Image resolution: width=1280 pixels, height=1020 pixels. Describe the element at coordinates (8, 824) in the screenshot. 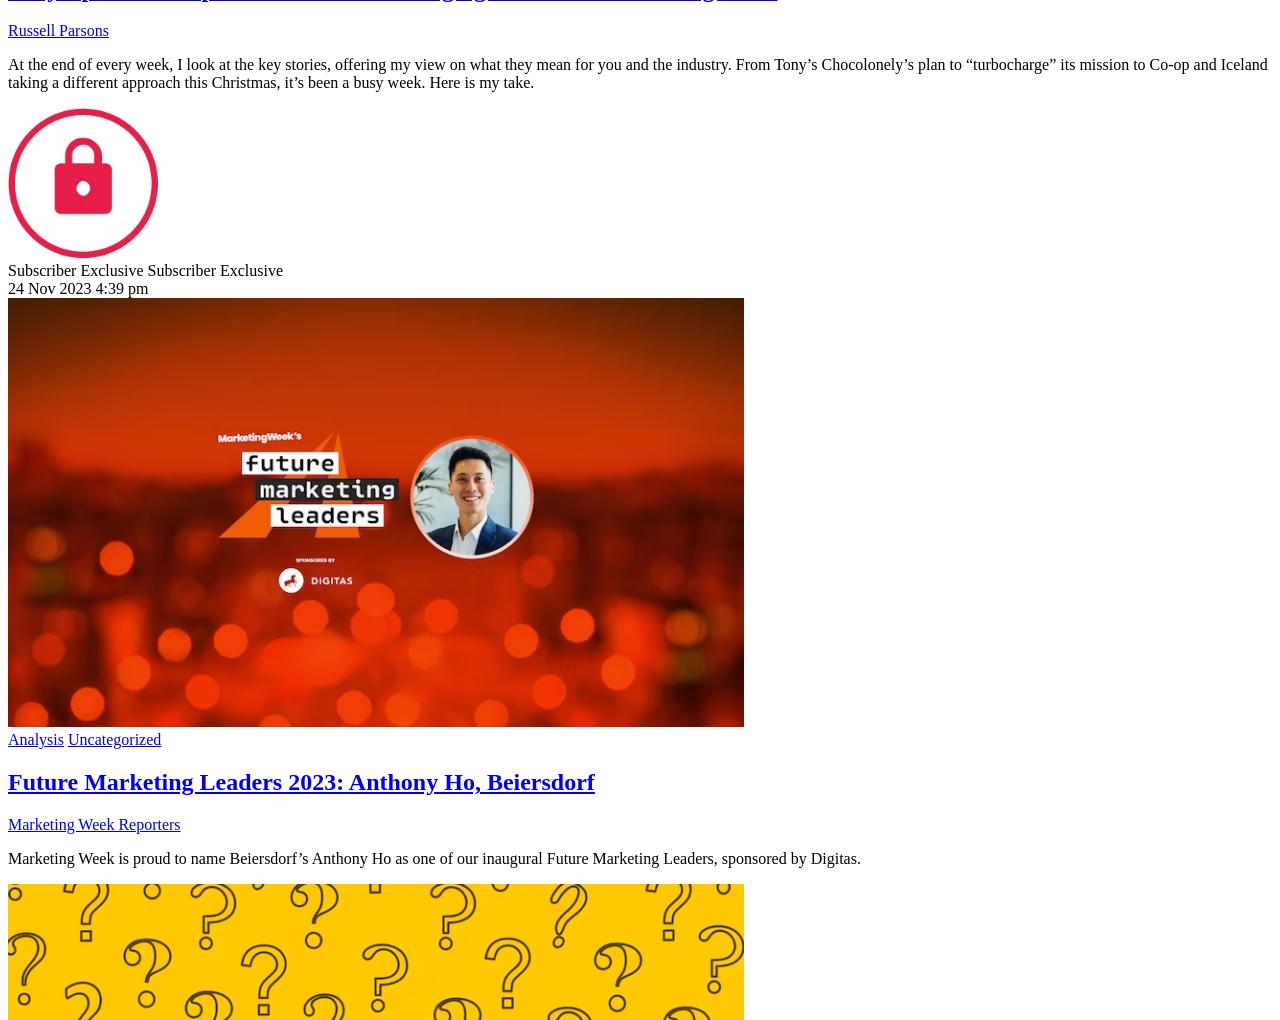

I see `'Marketing Week Reporters'` at that location.